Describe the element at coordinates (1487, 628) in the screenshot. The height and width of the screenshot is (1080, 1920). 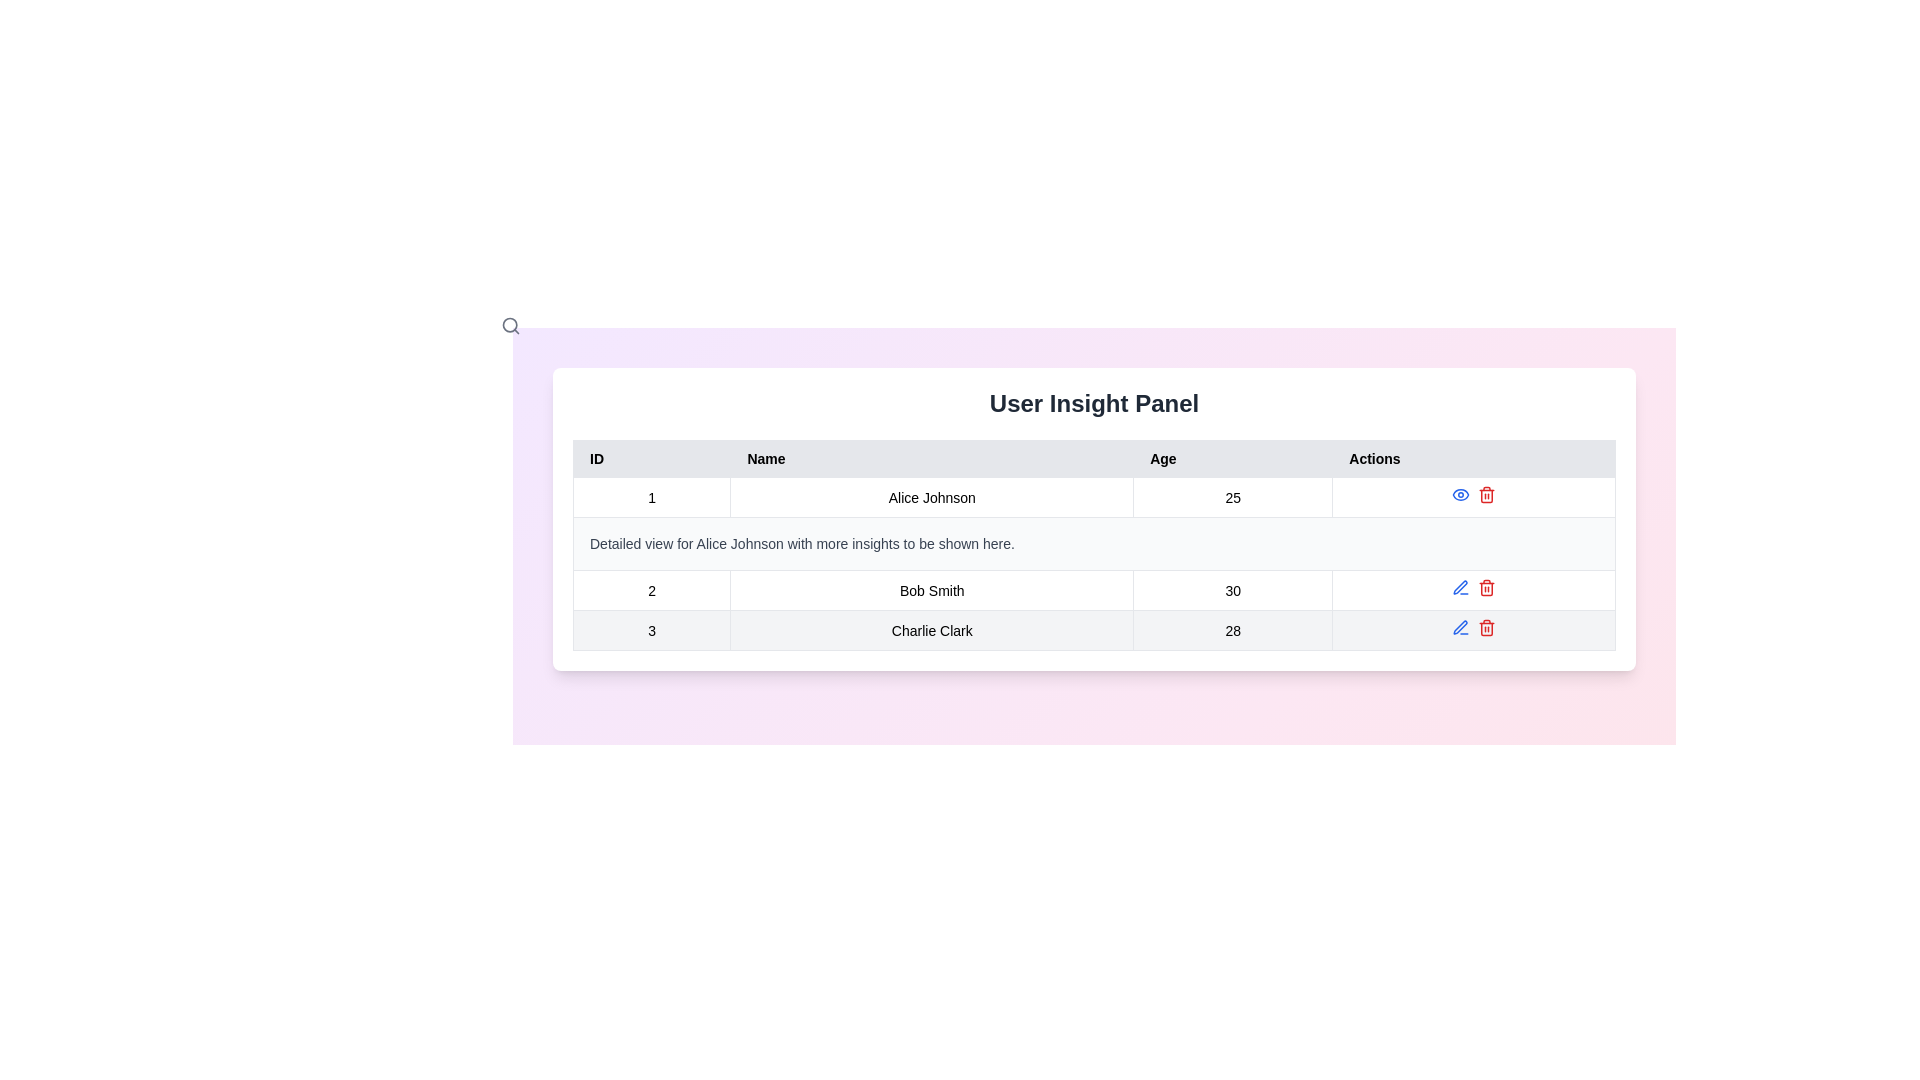
I see `the delete action icon located under the 'Actions' column in the second row of the table` at that location.